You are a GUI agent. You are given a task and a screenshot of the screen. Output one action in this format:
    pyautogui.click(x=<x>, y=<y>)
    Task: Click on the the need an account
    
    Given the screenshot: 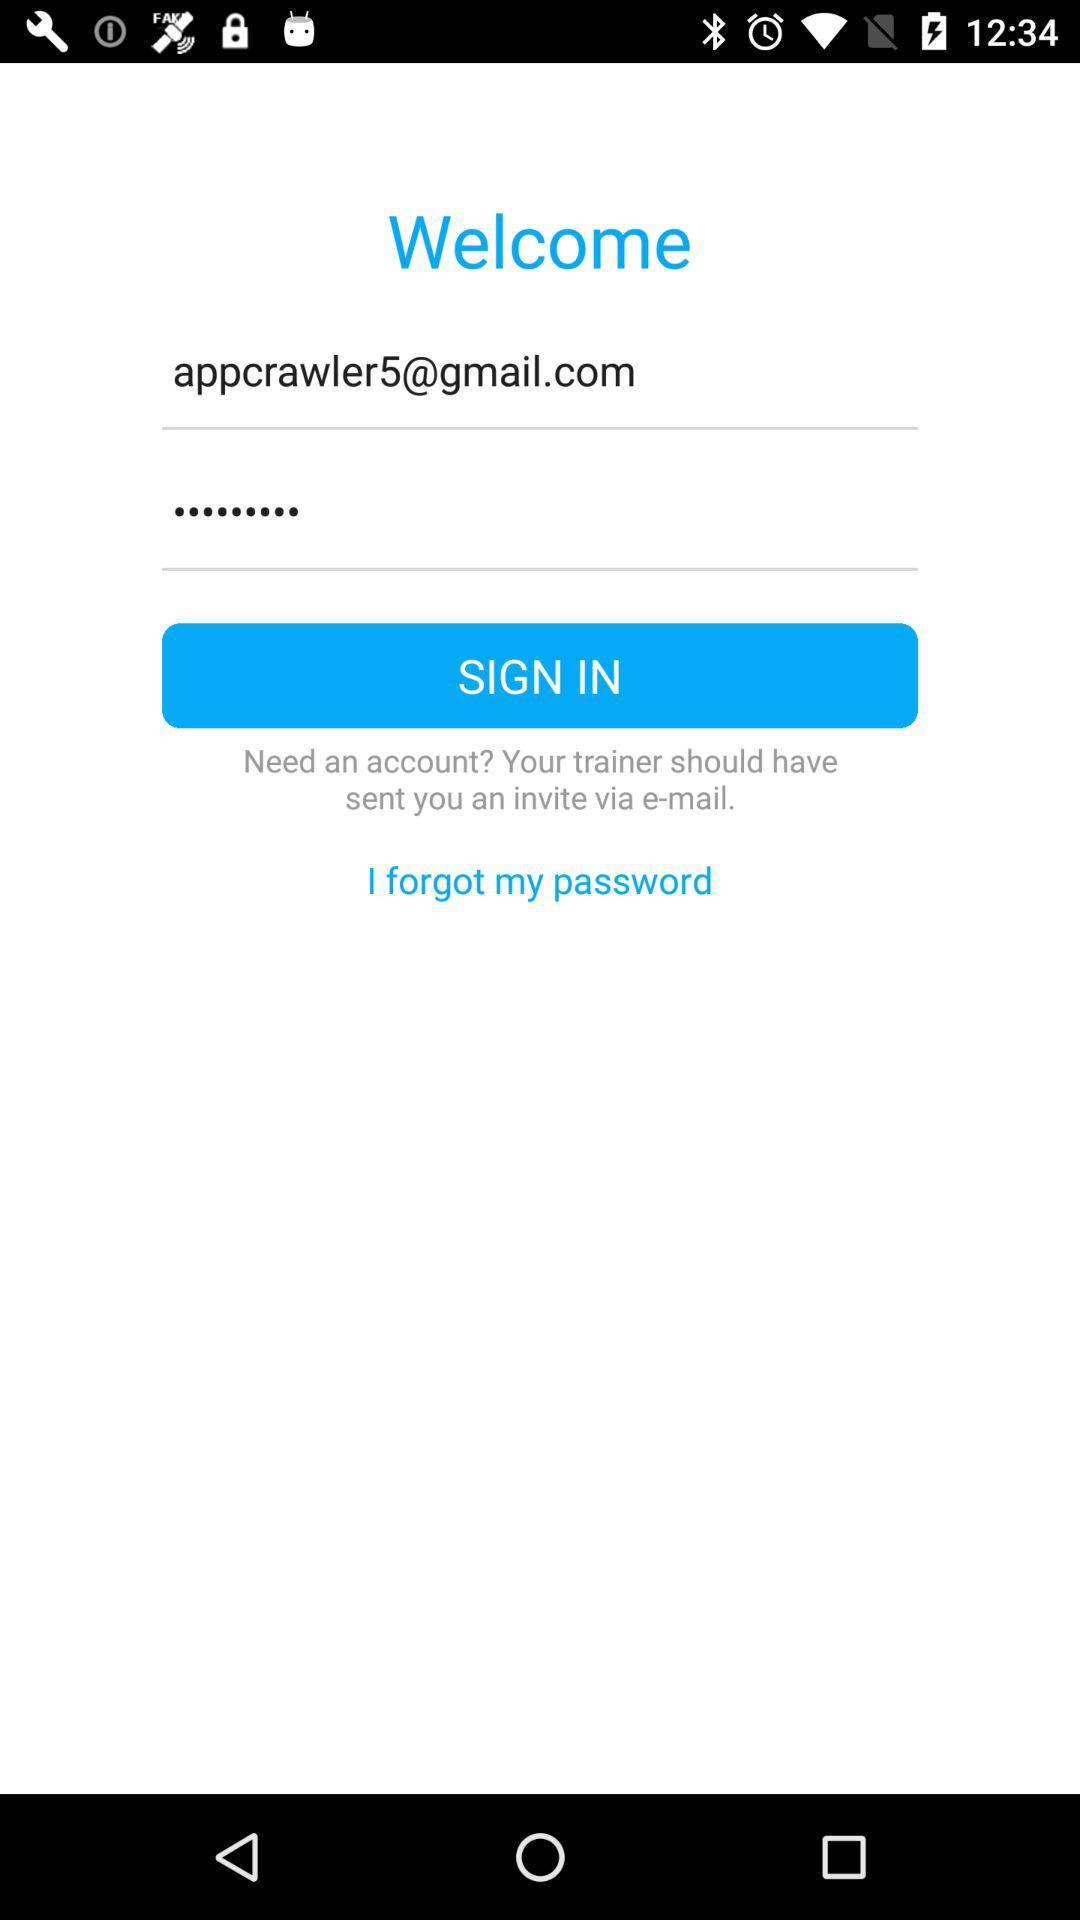 What is the action you would take?
    pyautogui.click(x=540, y=777)
    